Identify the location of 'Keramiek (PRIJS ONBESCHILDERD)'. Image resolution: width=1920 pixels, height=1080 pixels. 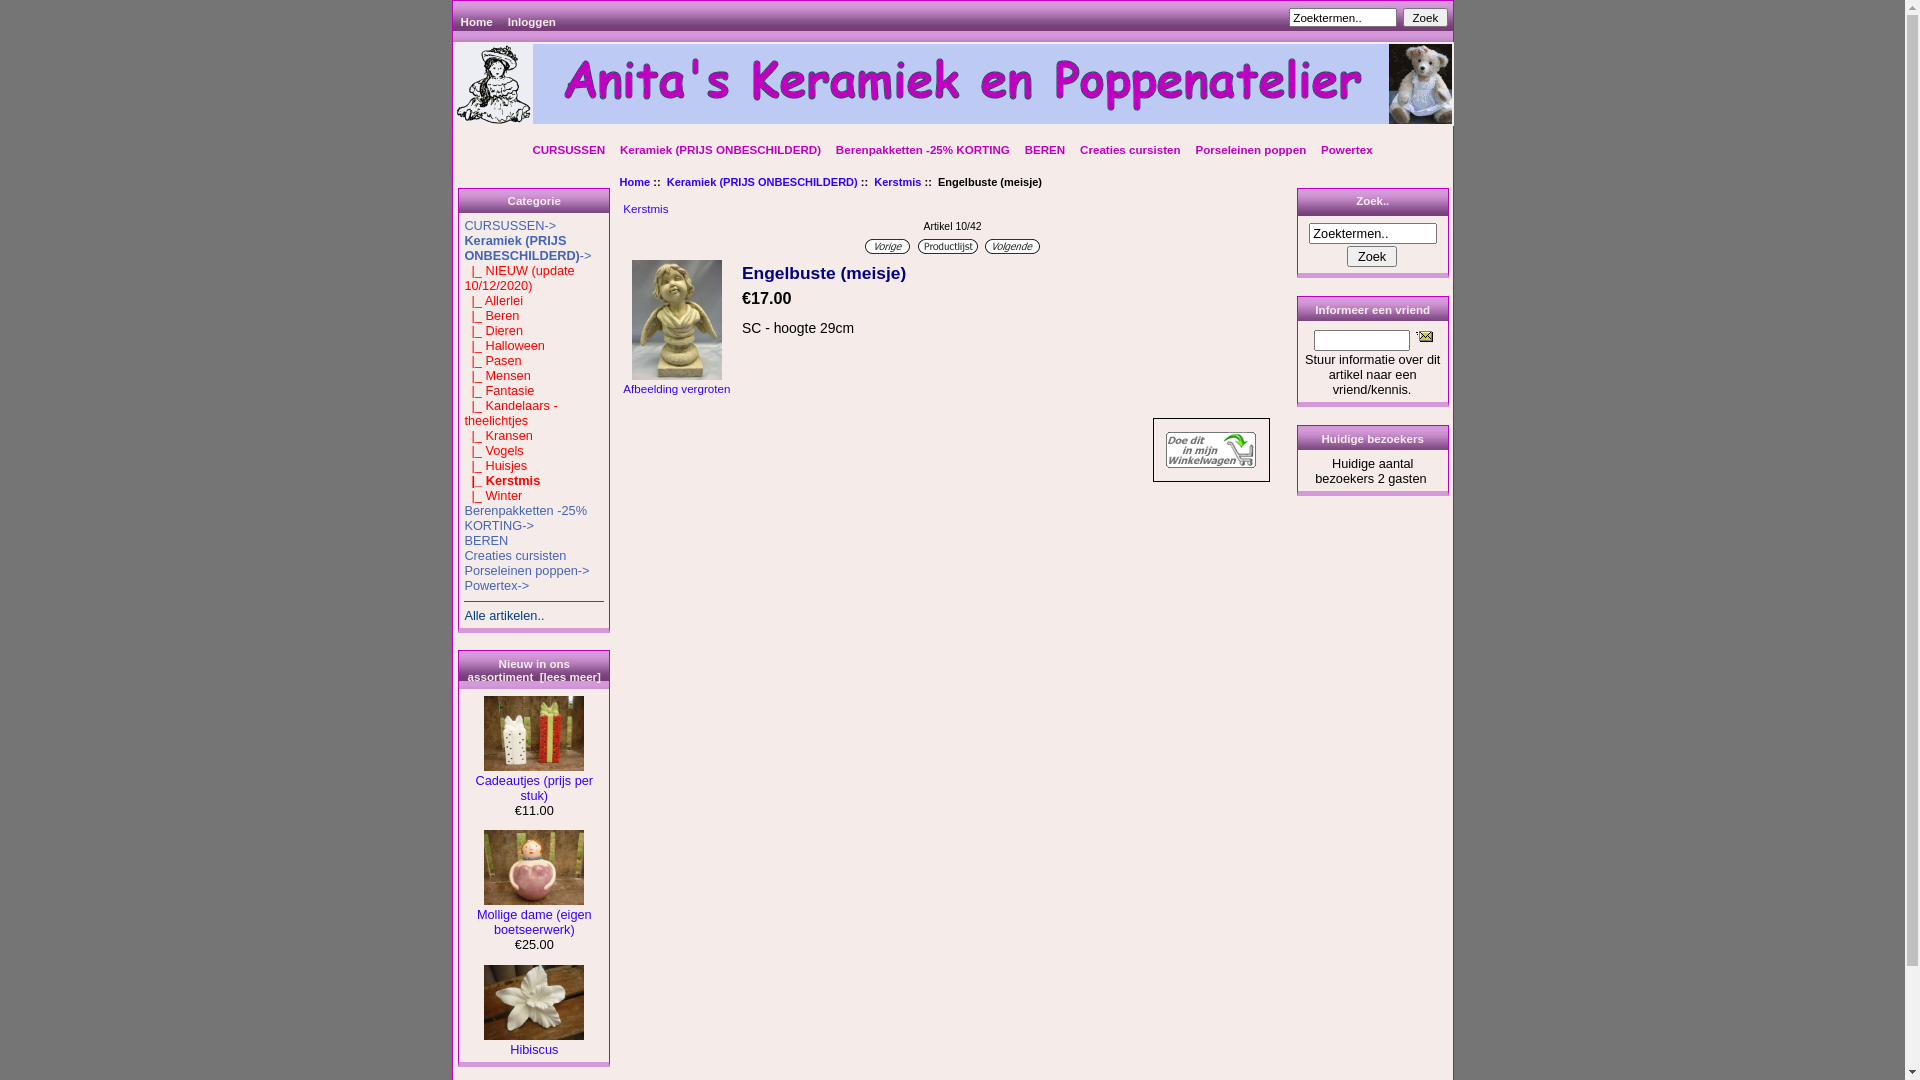
(761, 181).